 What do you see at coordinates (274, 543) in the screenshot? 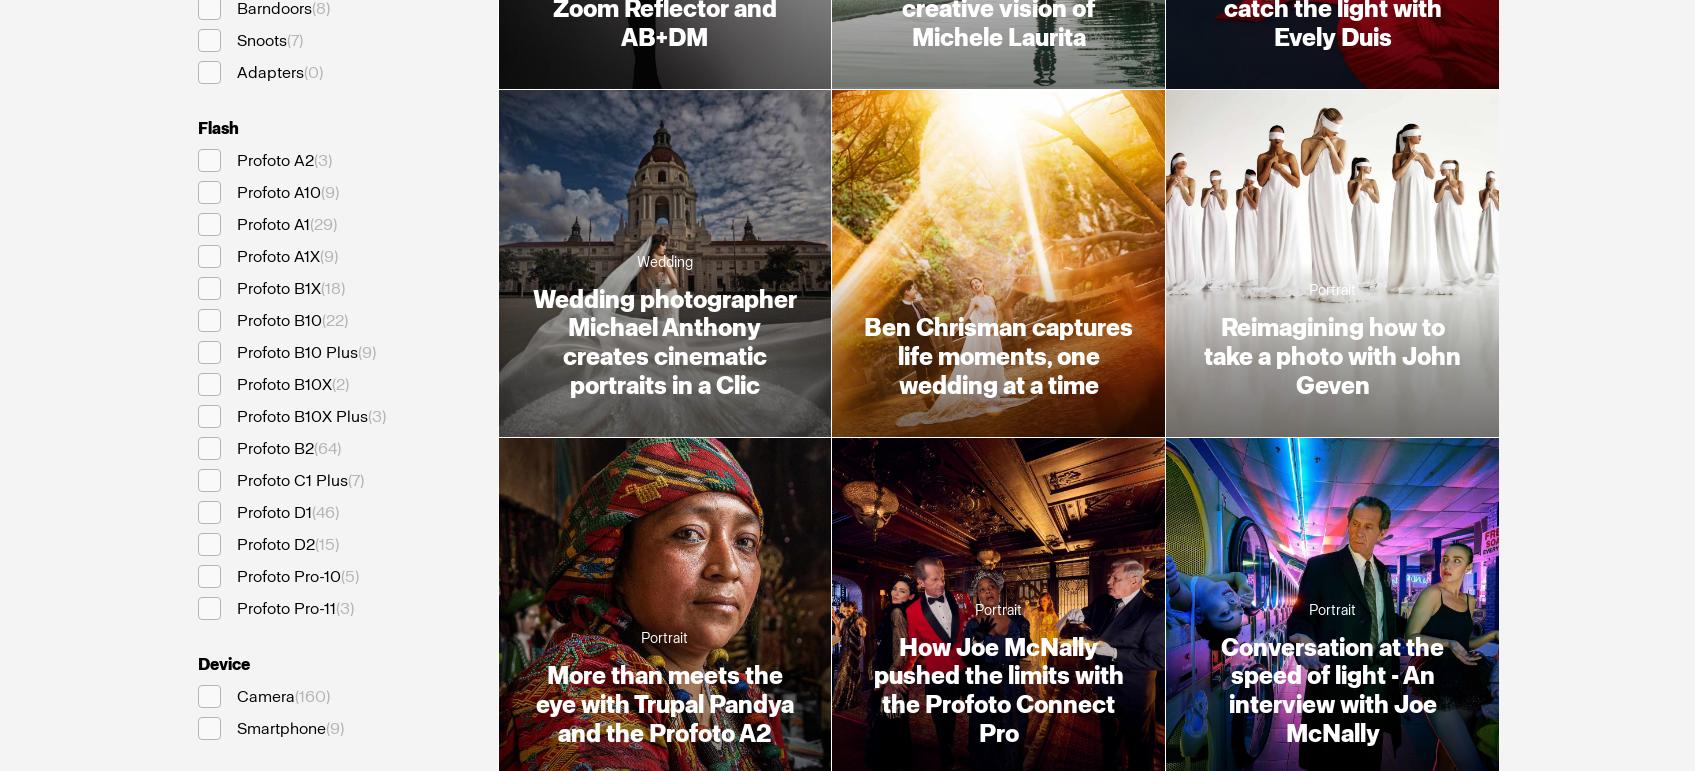
I see `'Profoto D2'` at bounding box center [274, 543].